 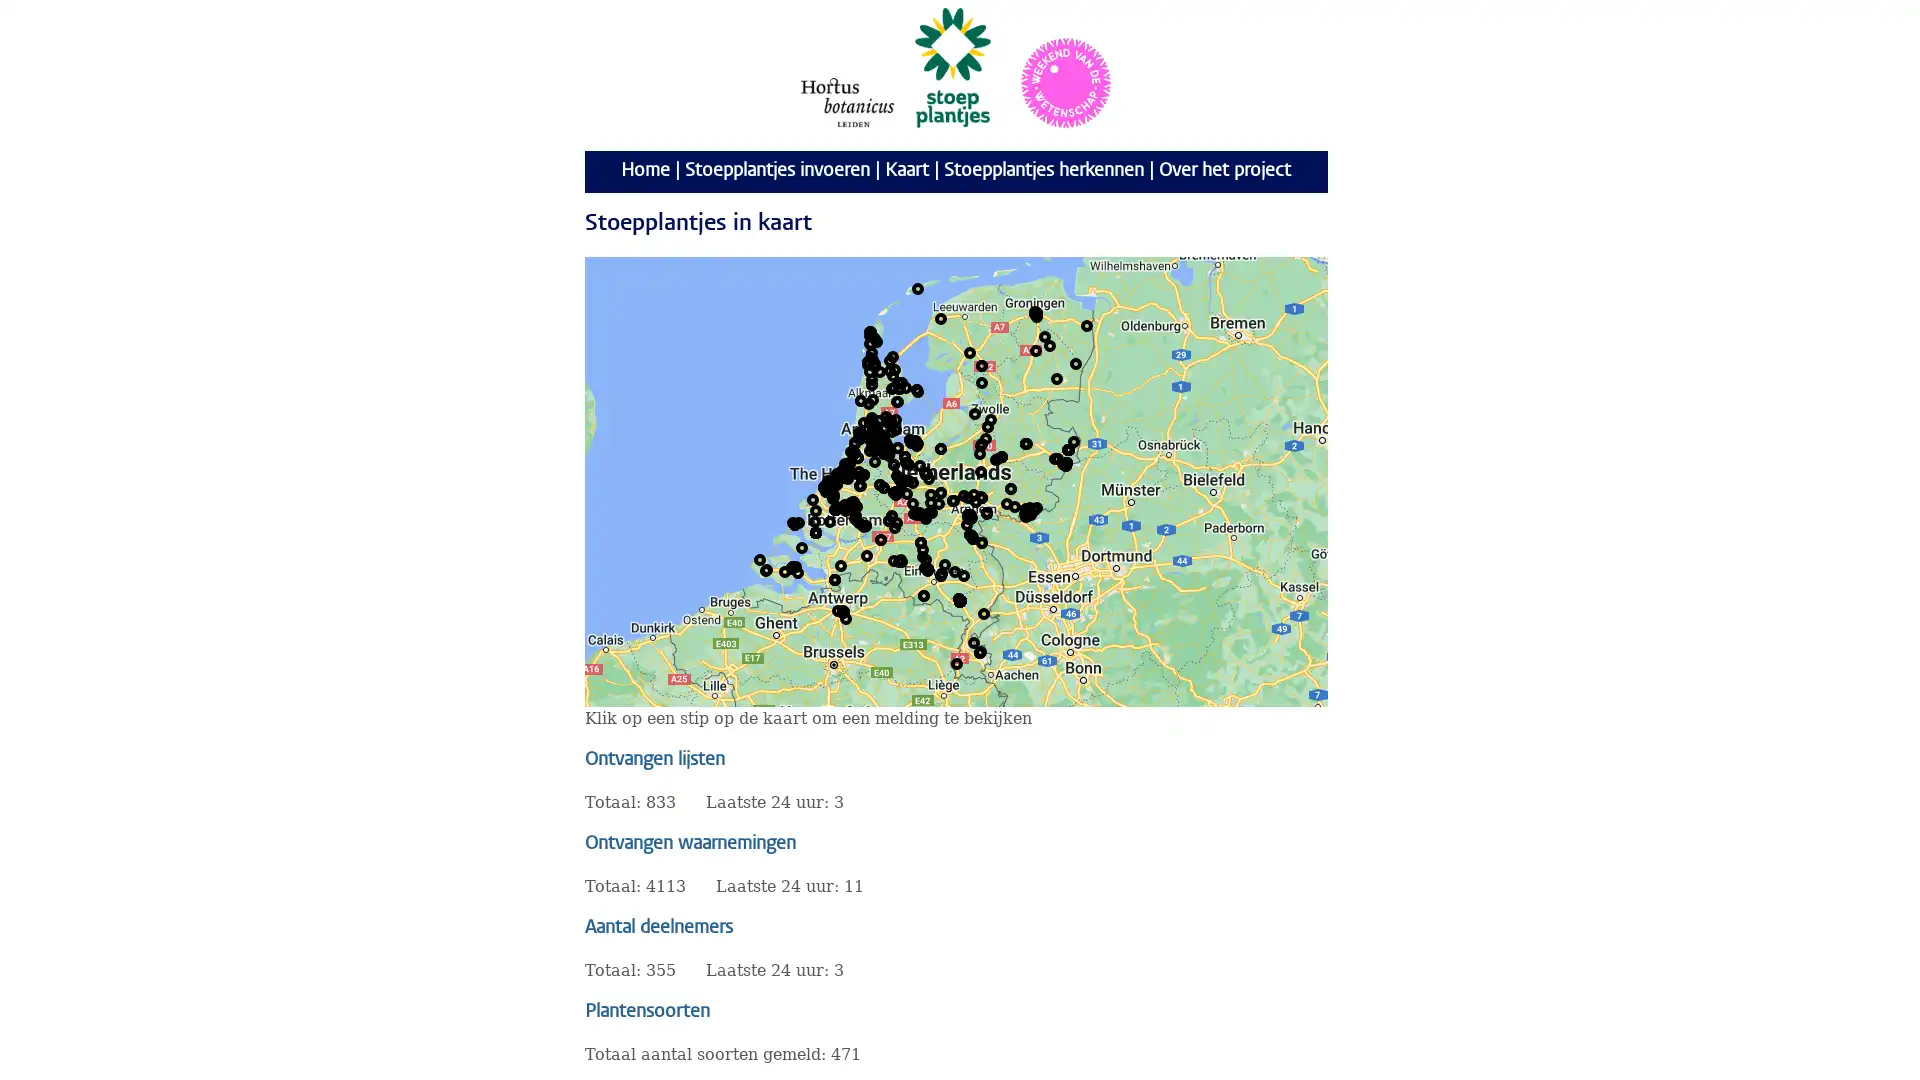 What do you see at coordinates (960, 600) in the screenshot?
I see `Telling van op 15 mei 2022` at bounding box center [960, 600].